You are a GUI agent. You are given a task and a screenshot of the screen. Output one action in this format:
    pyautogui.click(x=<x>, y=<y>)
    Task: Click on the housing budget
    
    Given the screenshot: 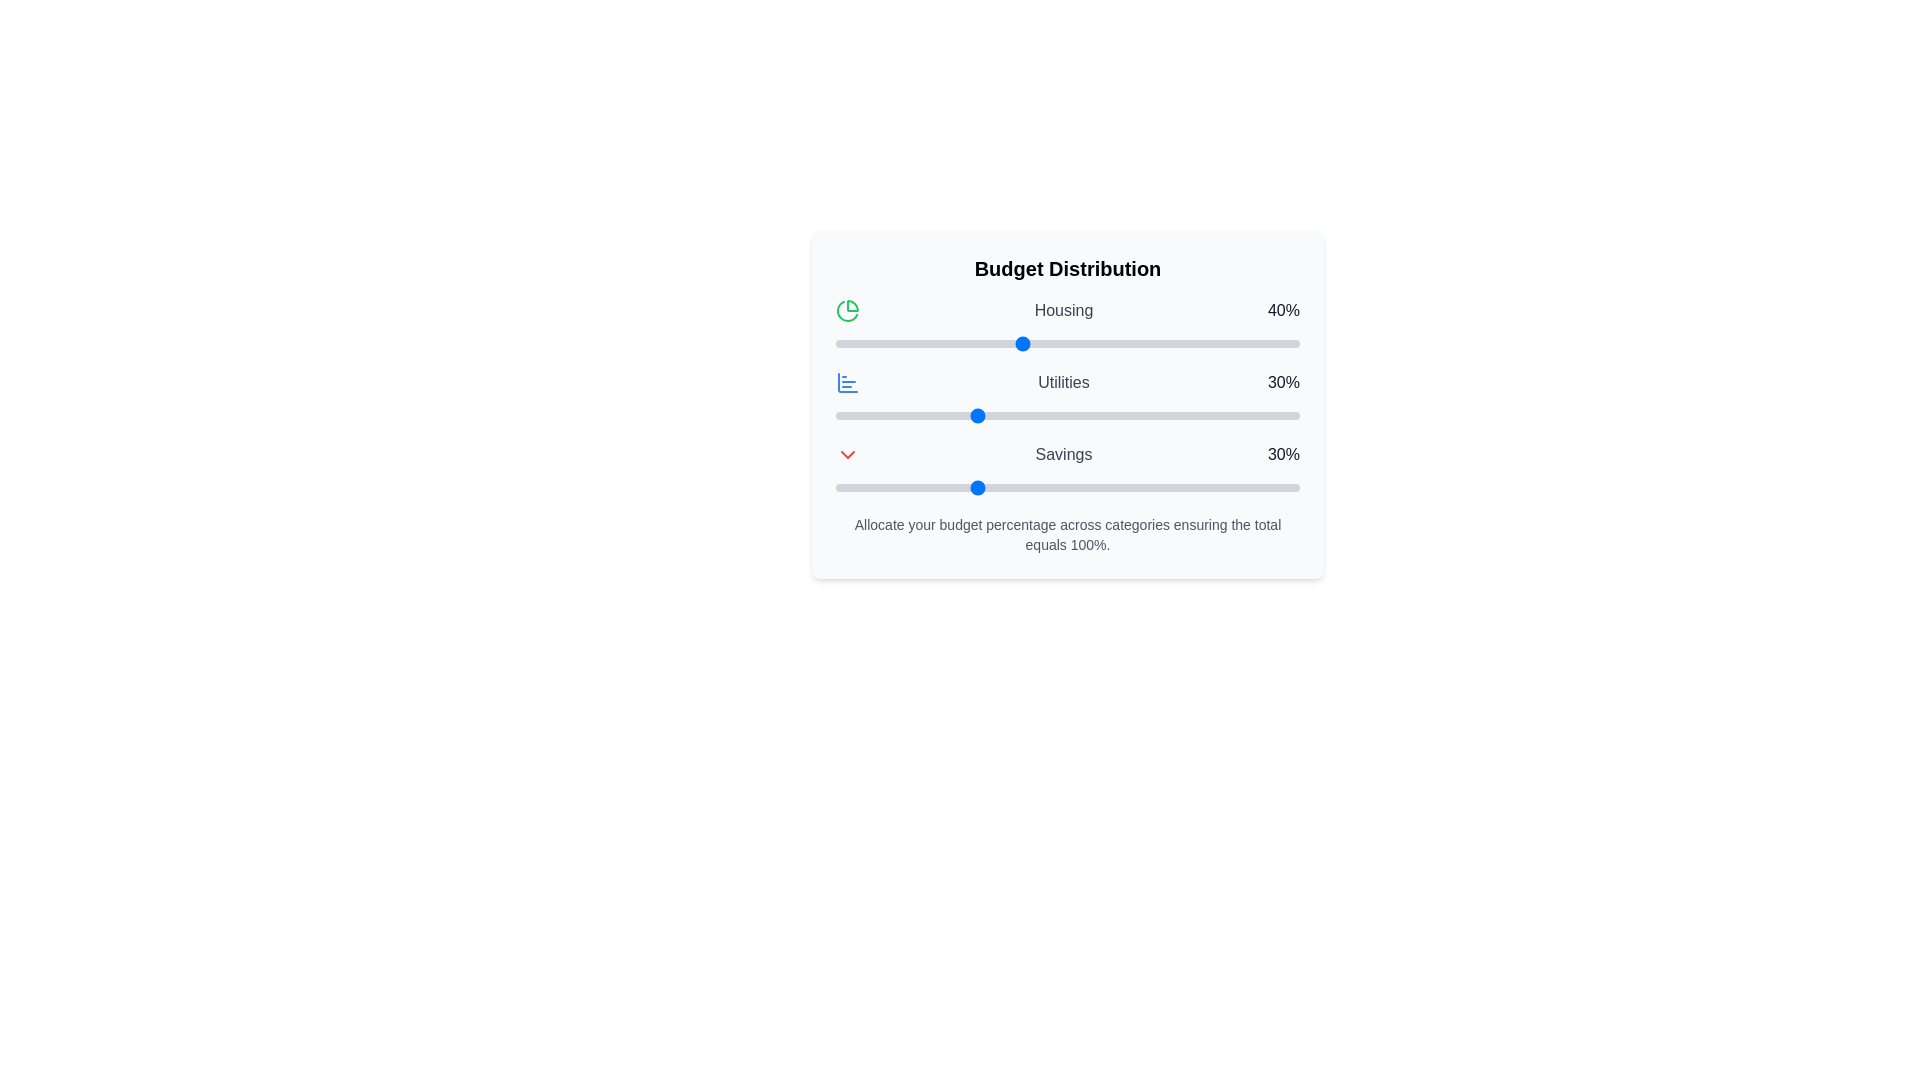 What is the action you would take?
    pyautogui.click(x=1048, y=342)
    